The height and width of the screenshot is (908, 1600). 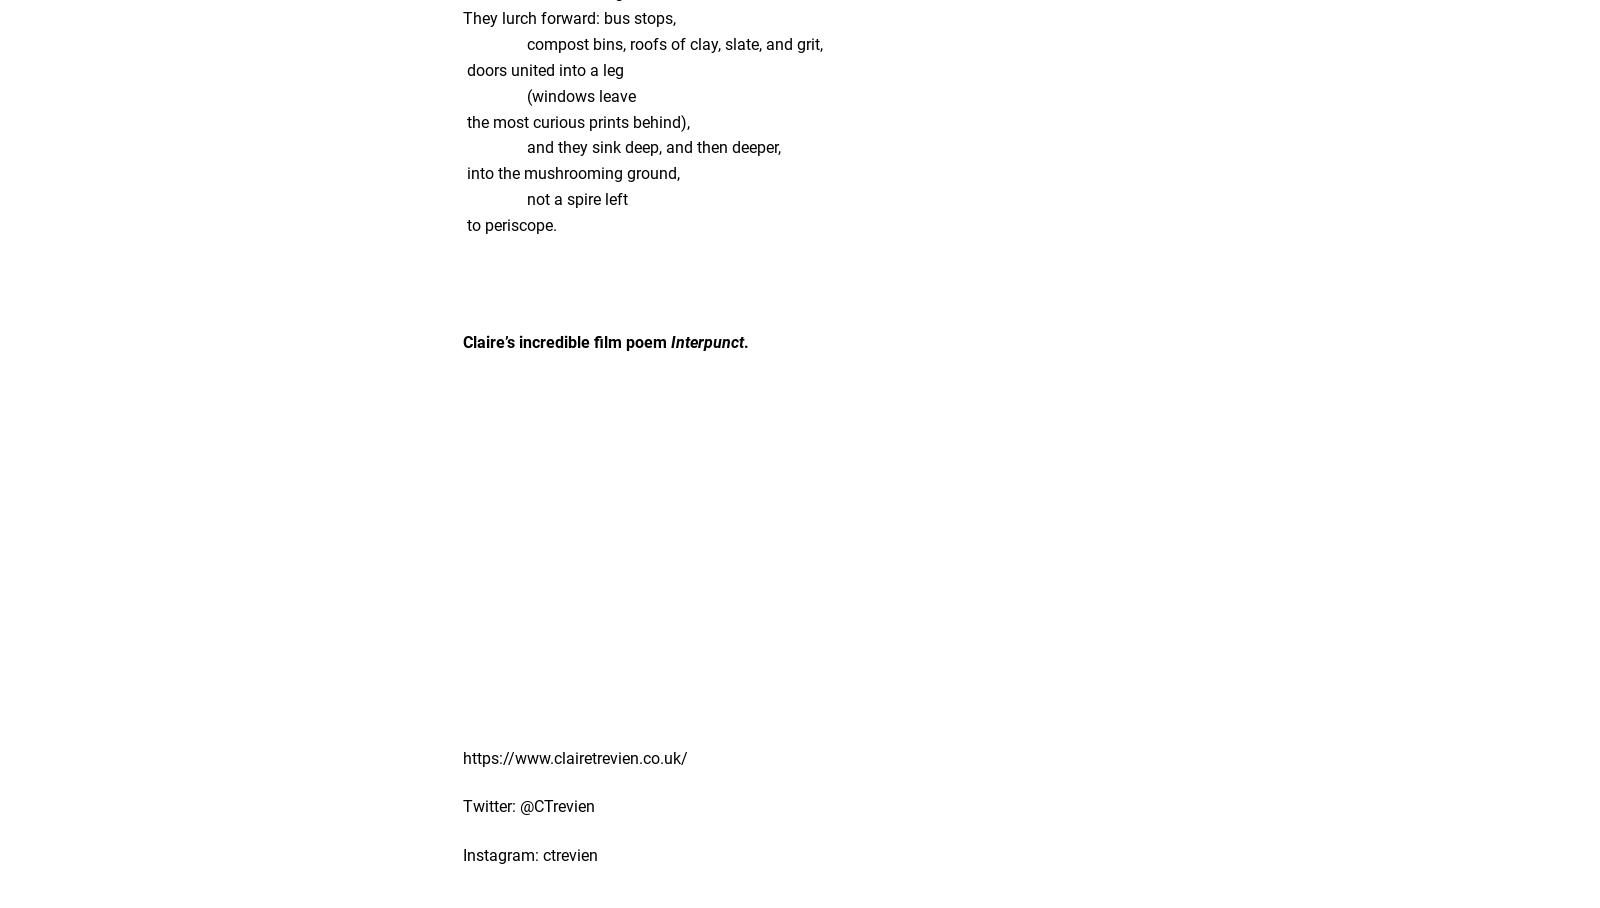 What do you see at coordinates (462, 199) in the screenshot?
I see `'not a spire left'` at bounding box center [462, 199].